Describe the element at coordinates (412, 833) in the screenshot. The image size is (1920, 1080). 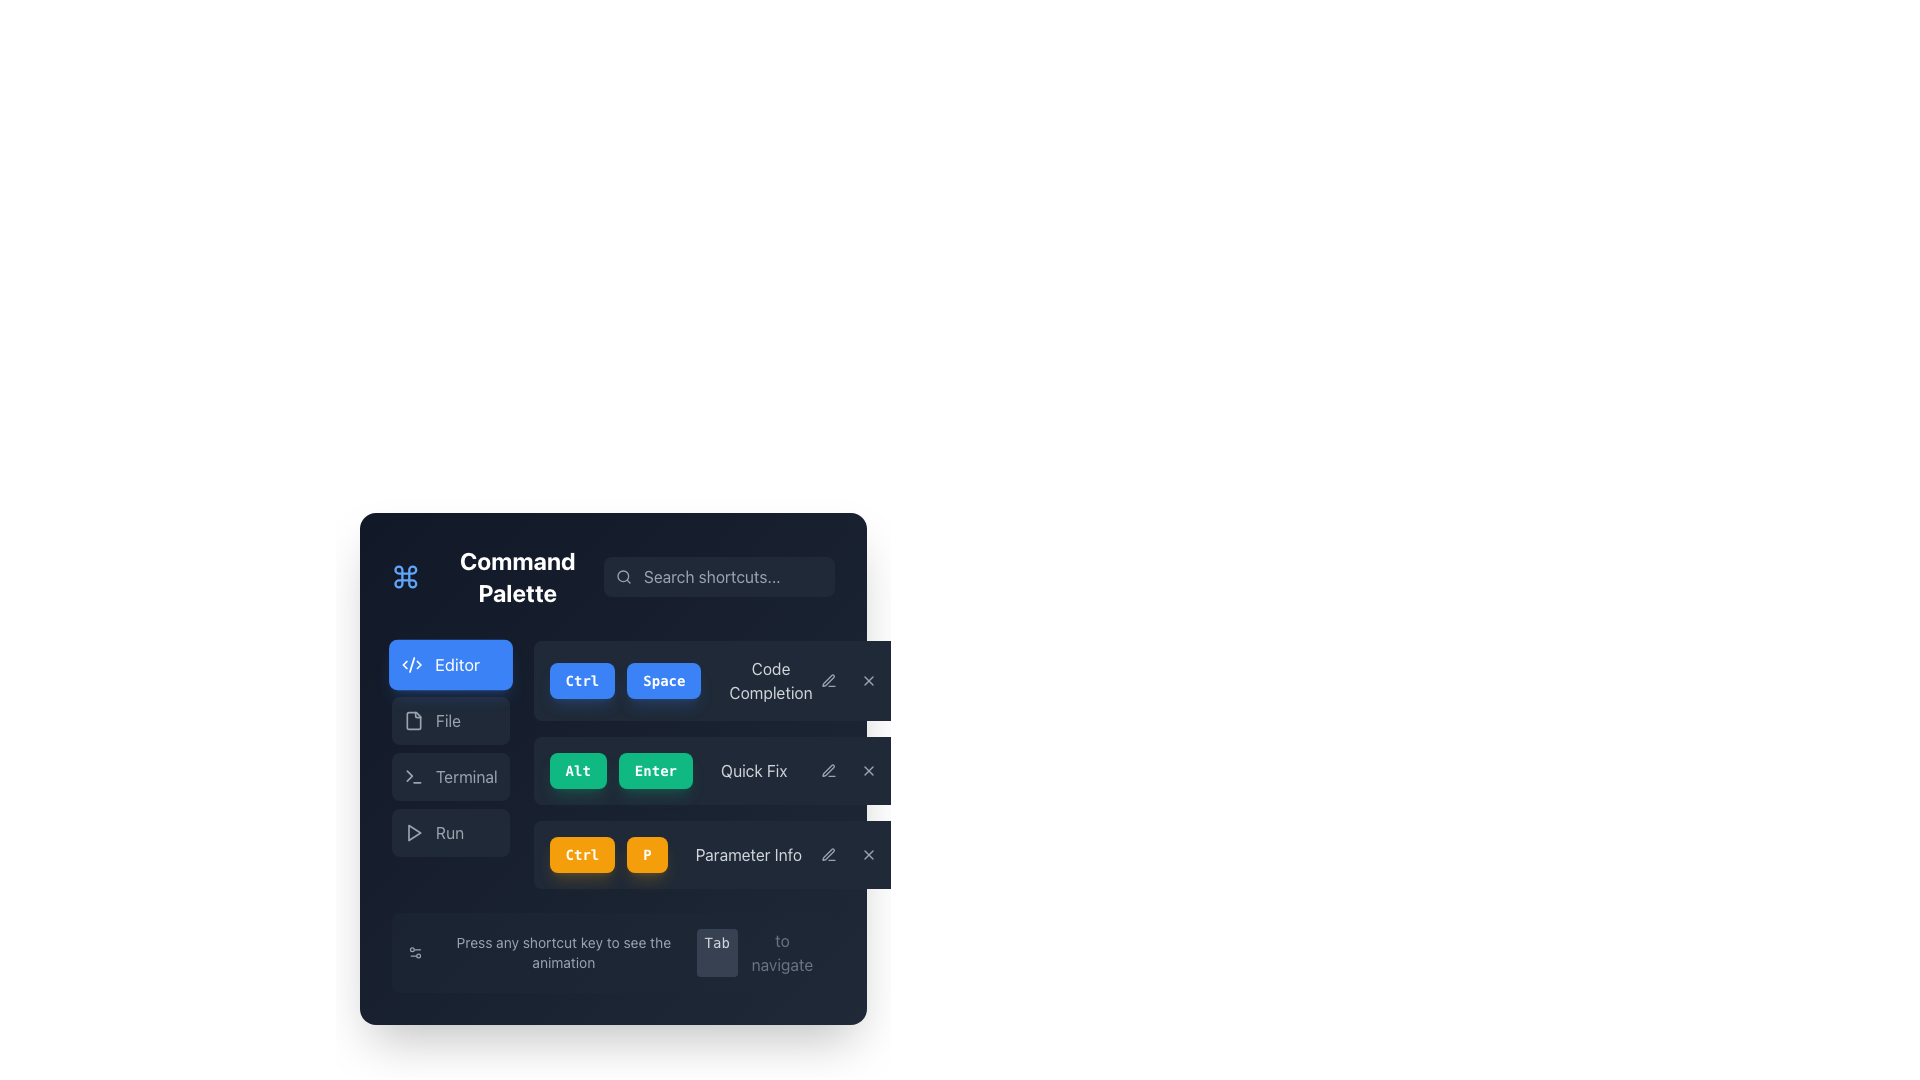
I see `the triangular 'play' icon, which is styled with a stroke outline and positioned to the left of the 'Run' text in the vertically stacked menu, to initiate the associated action` at that location.